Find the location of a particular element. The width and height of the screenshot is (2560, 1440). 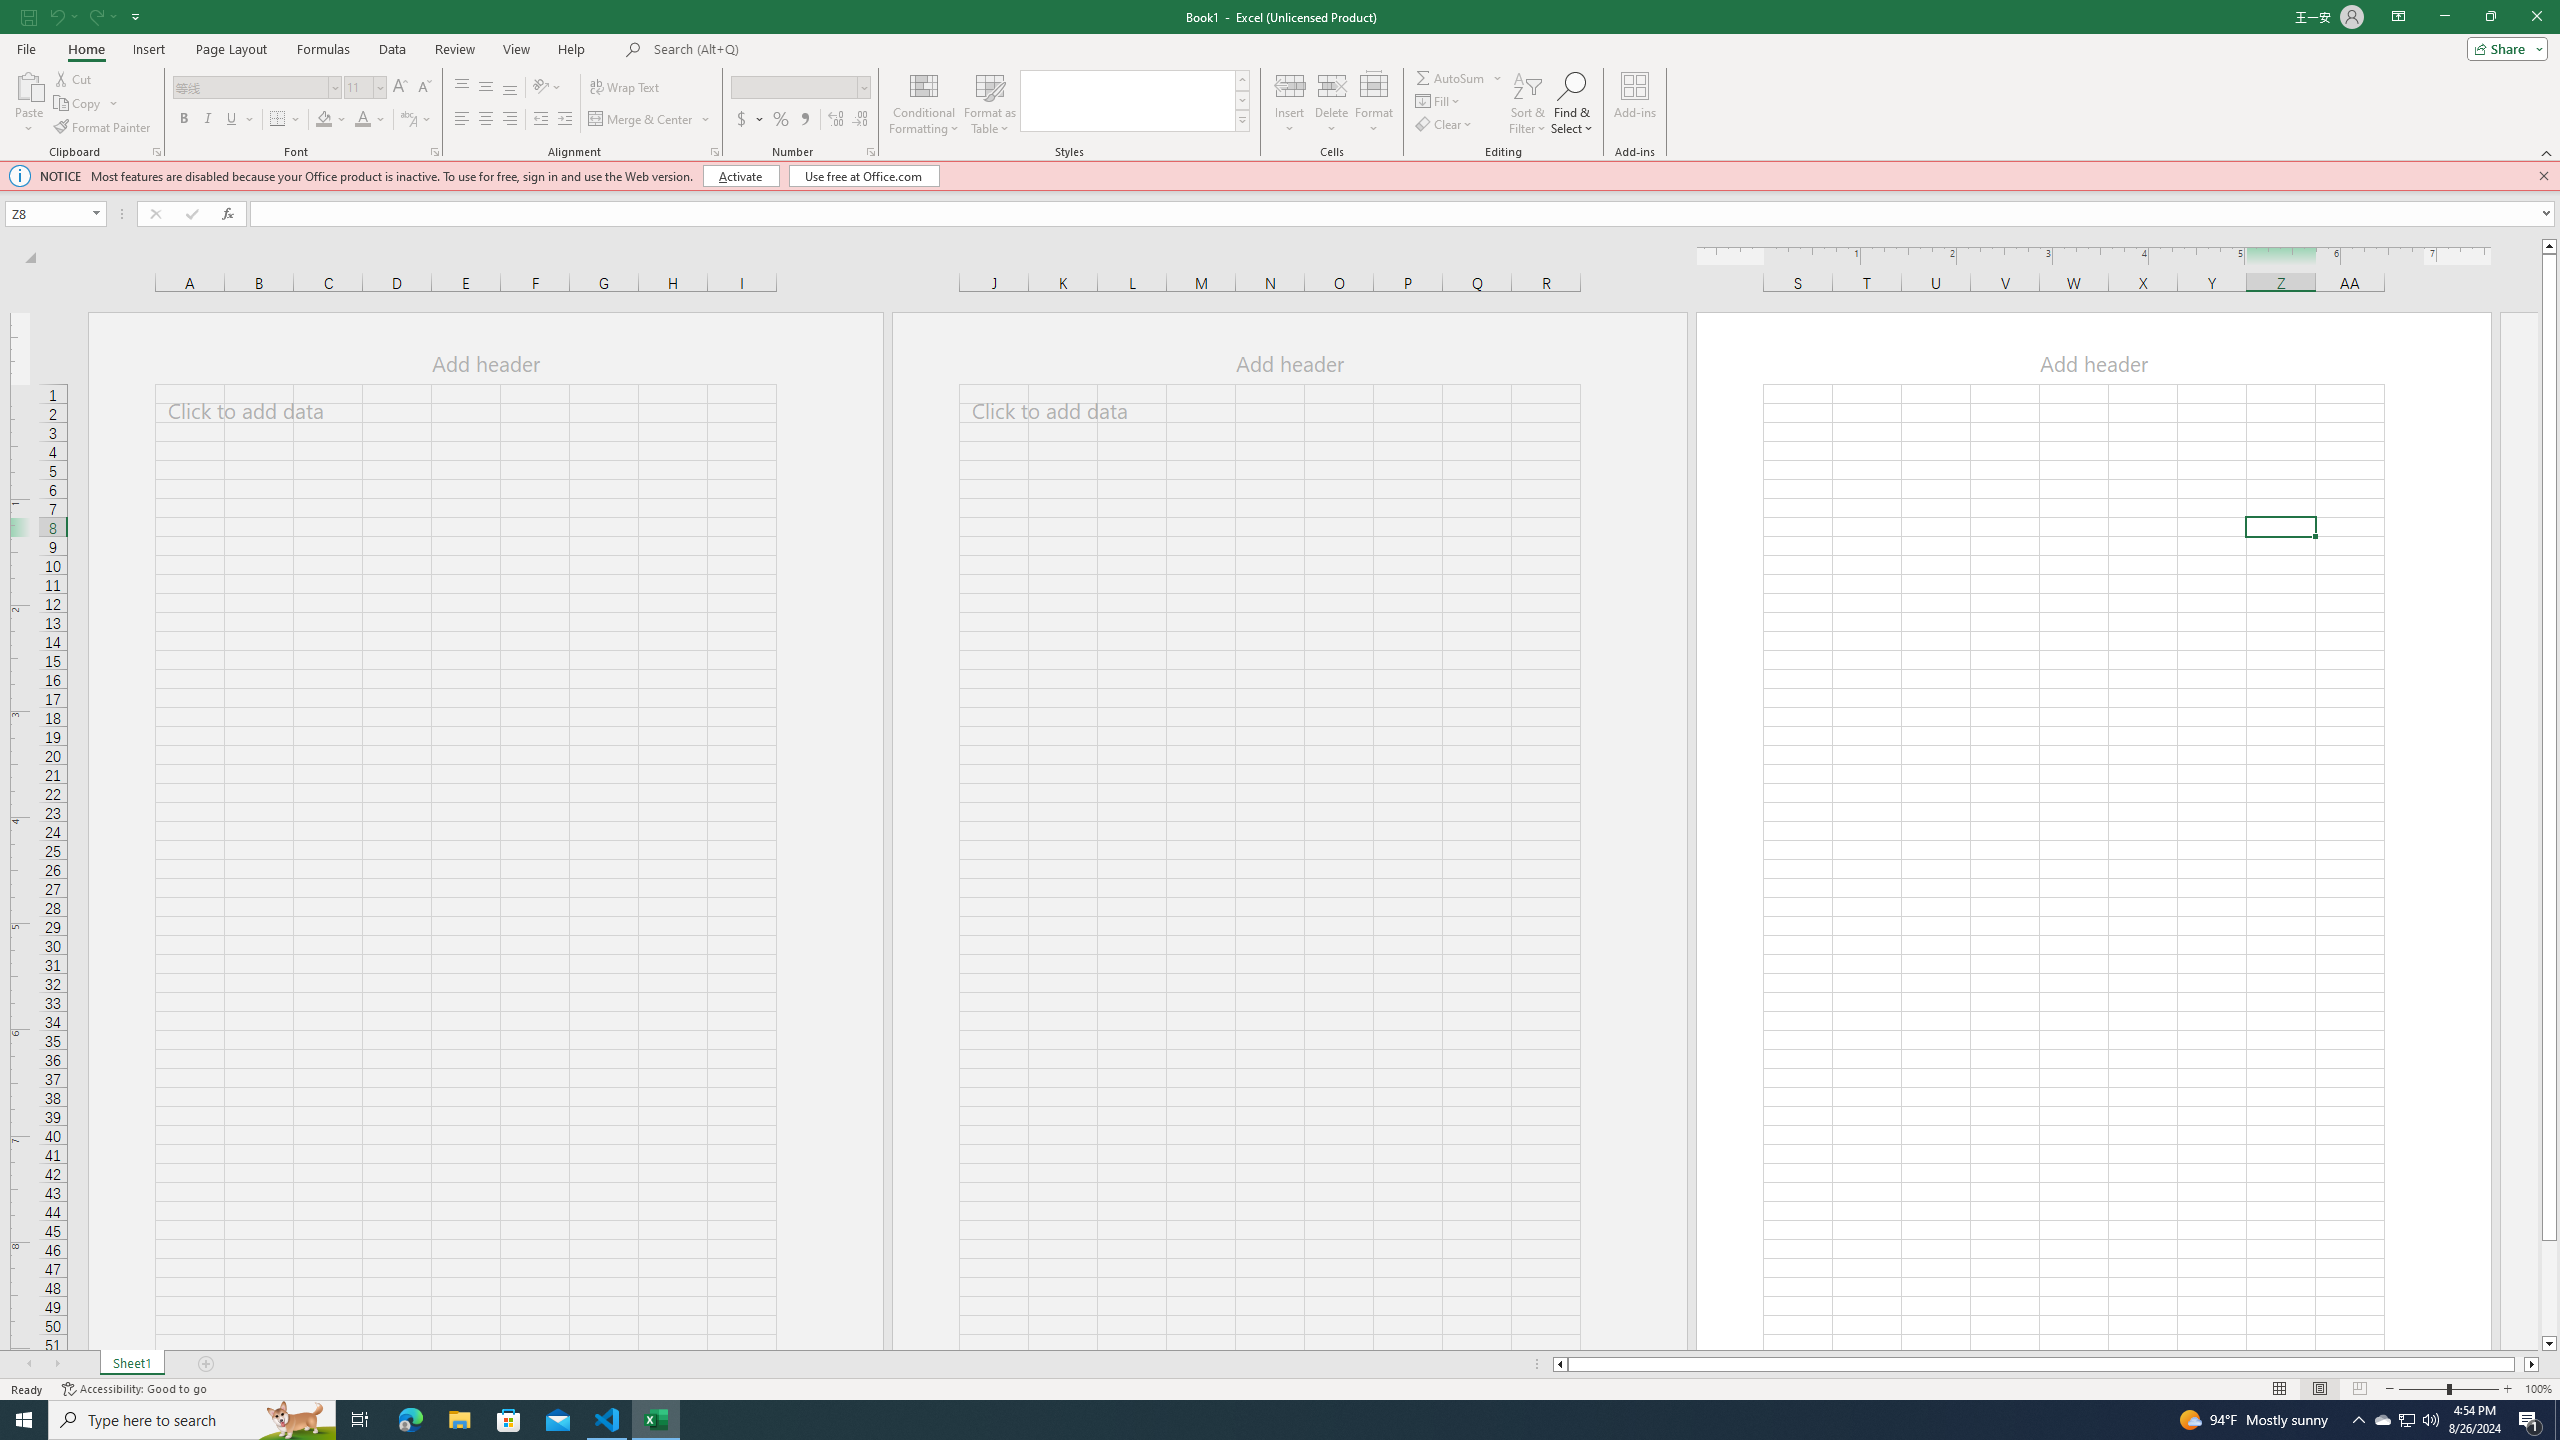

'Bold' is located at coordinates (183, 118).